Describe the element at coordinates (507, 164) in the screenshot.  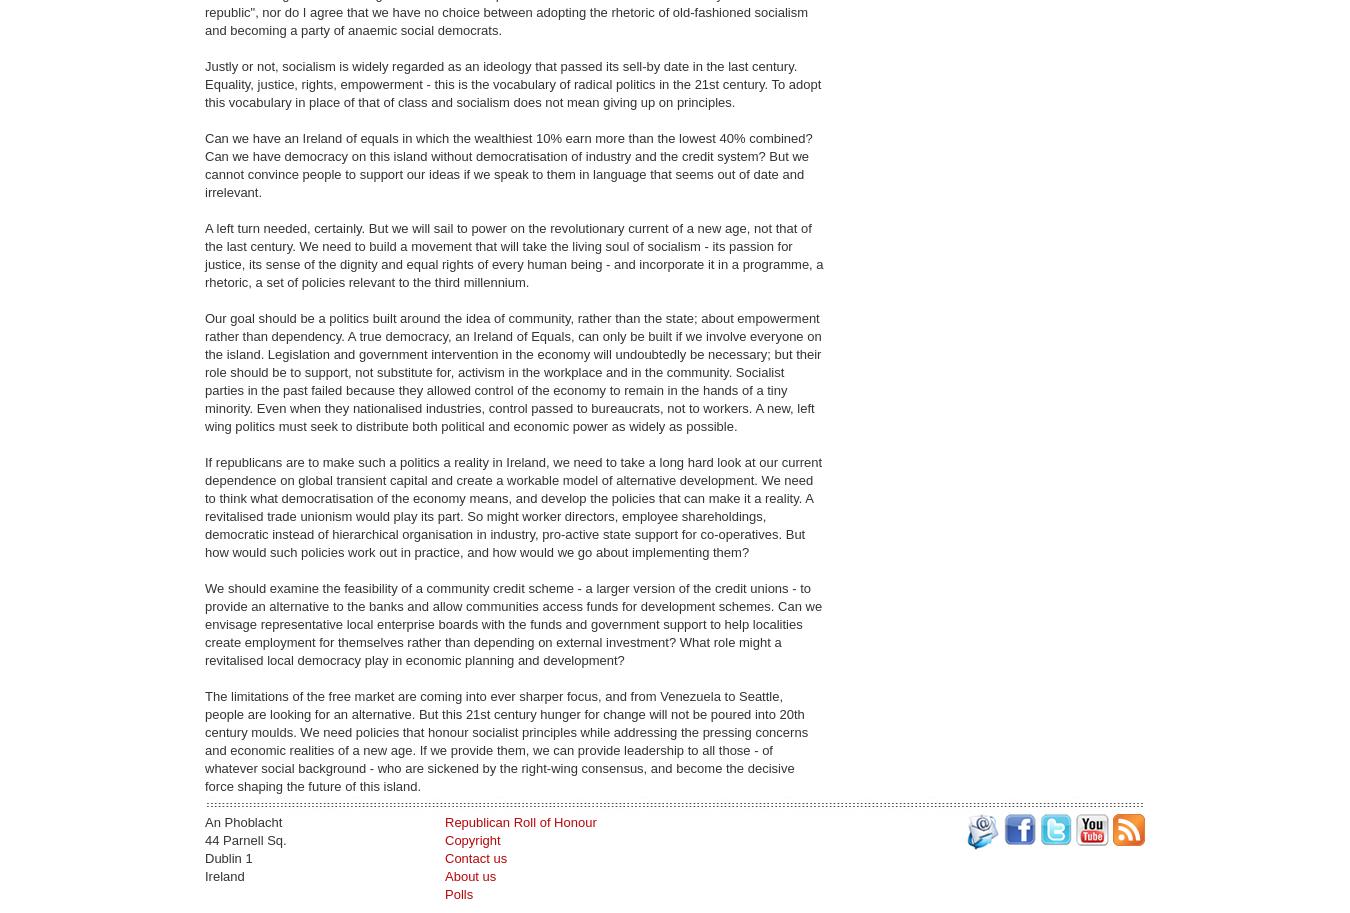
I see `'Can we have an Ireland of equals in which the wealthiest 10% earn more than the lowest 40% combined? Can we have democracy on this island without democratisation of industry and the credit system? But we cannot convince people to support our ideas if we speak to them in language that seems out of date and irrelevant.'` at that location.